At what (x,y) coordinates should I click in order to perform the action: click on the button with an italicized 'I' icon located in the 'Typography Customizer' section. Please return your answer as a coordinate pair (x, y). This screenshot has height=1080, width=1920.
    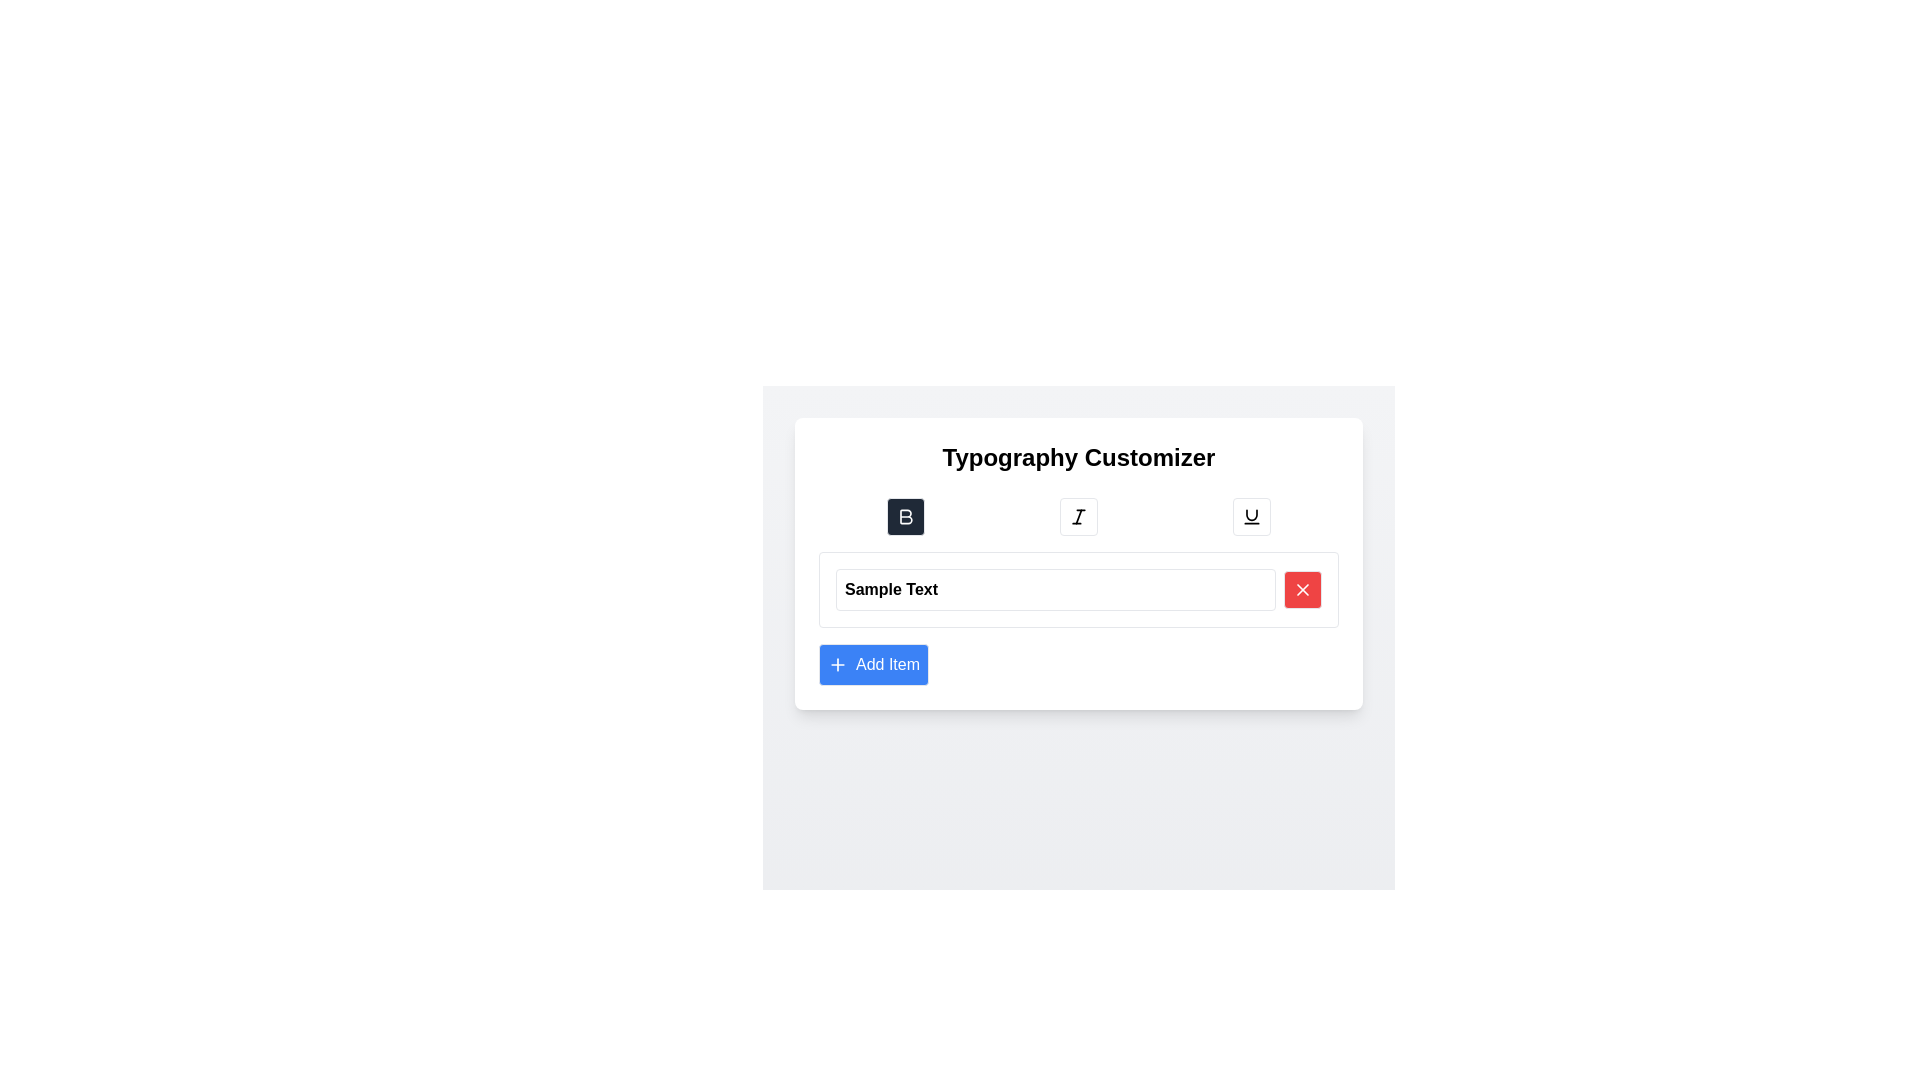
    Looking at the image, I should click on (1078, 515).